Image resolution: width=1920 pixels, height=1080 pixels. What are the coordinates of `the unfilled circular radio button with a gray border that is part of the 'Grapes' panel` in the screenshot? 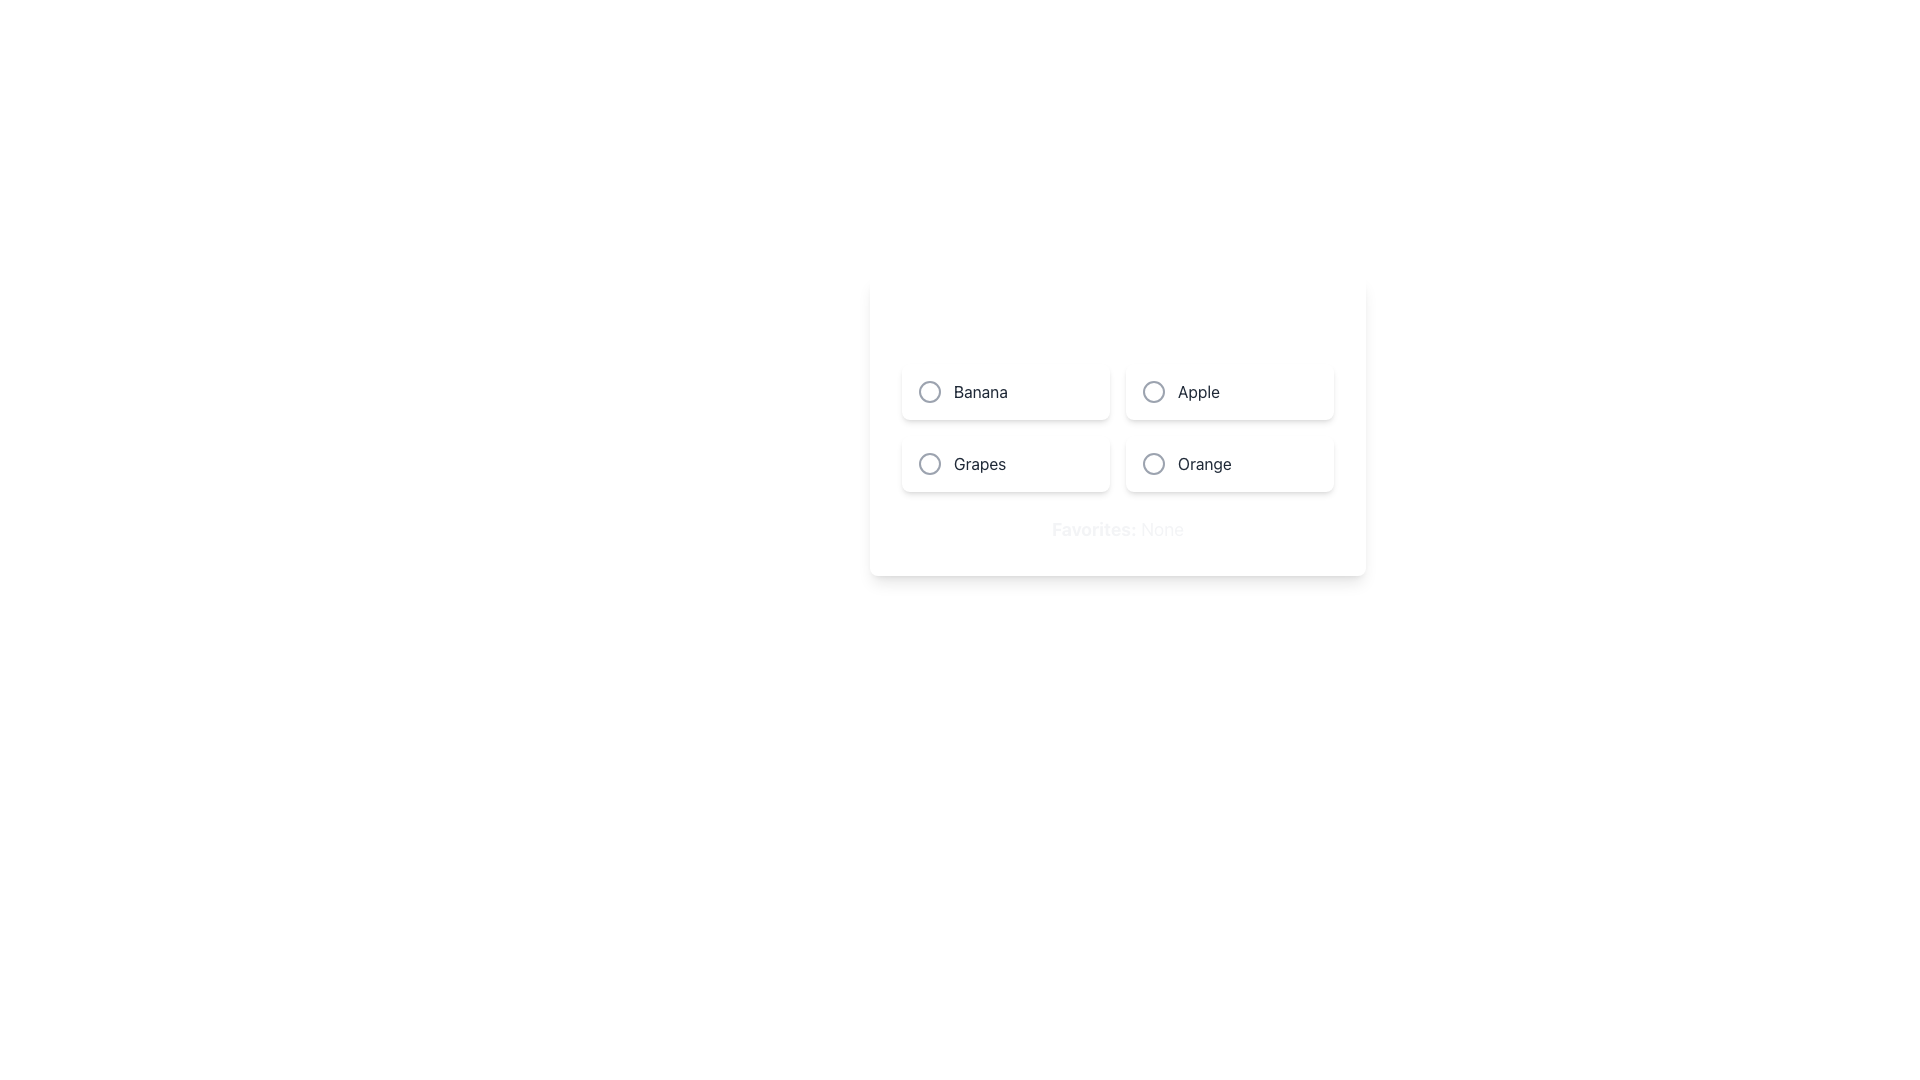 It's located at (929, 463).